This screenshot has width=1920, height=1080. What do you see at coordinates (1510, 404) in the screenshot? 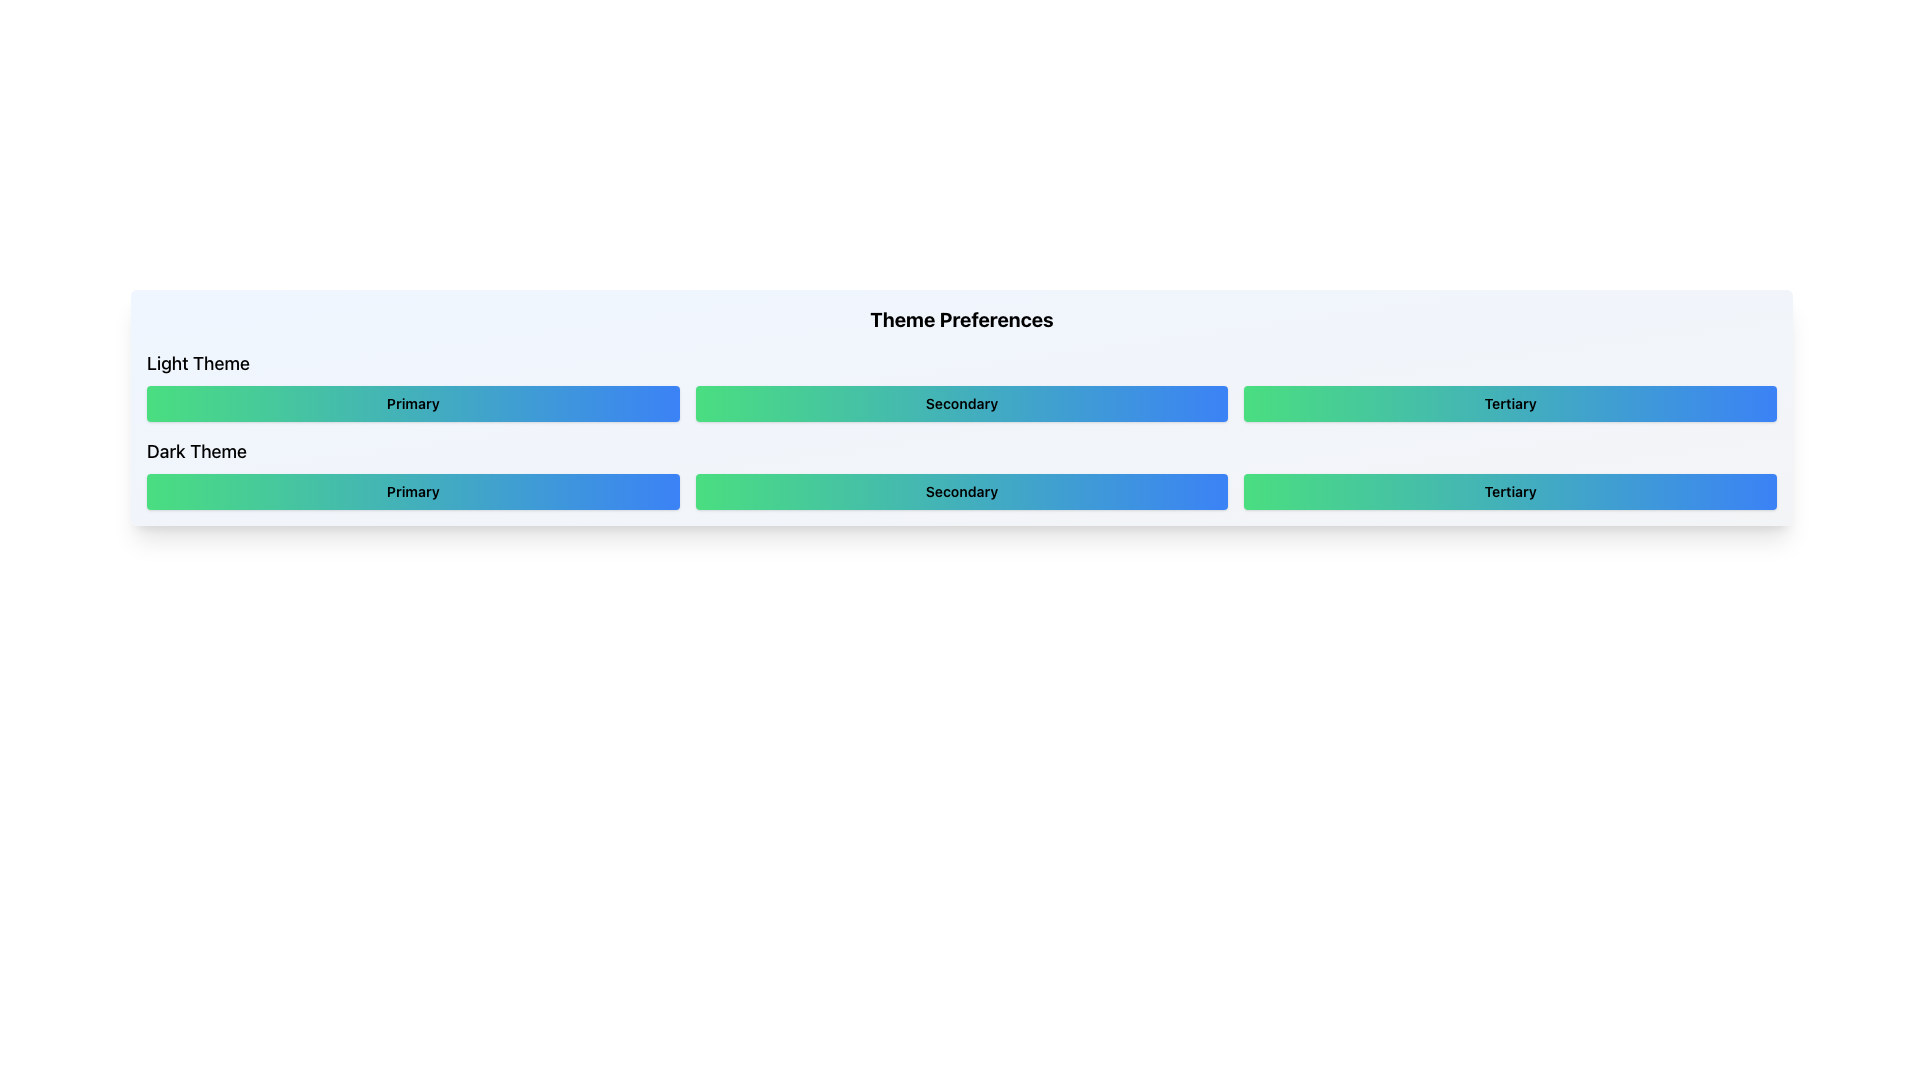
I see `the 'Tertiary' button, which is a rectangular button with a gradient background from green to blue, featuring bold black text centered on it. It is located in the rightmost column of a three-button horizontal grid layout` at bounding box center [1510, 404].